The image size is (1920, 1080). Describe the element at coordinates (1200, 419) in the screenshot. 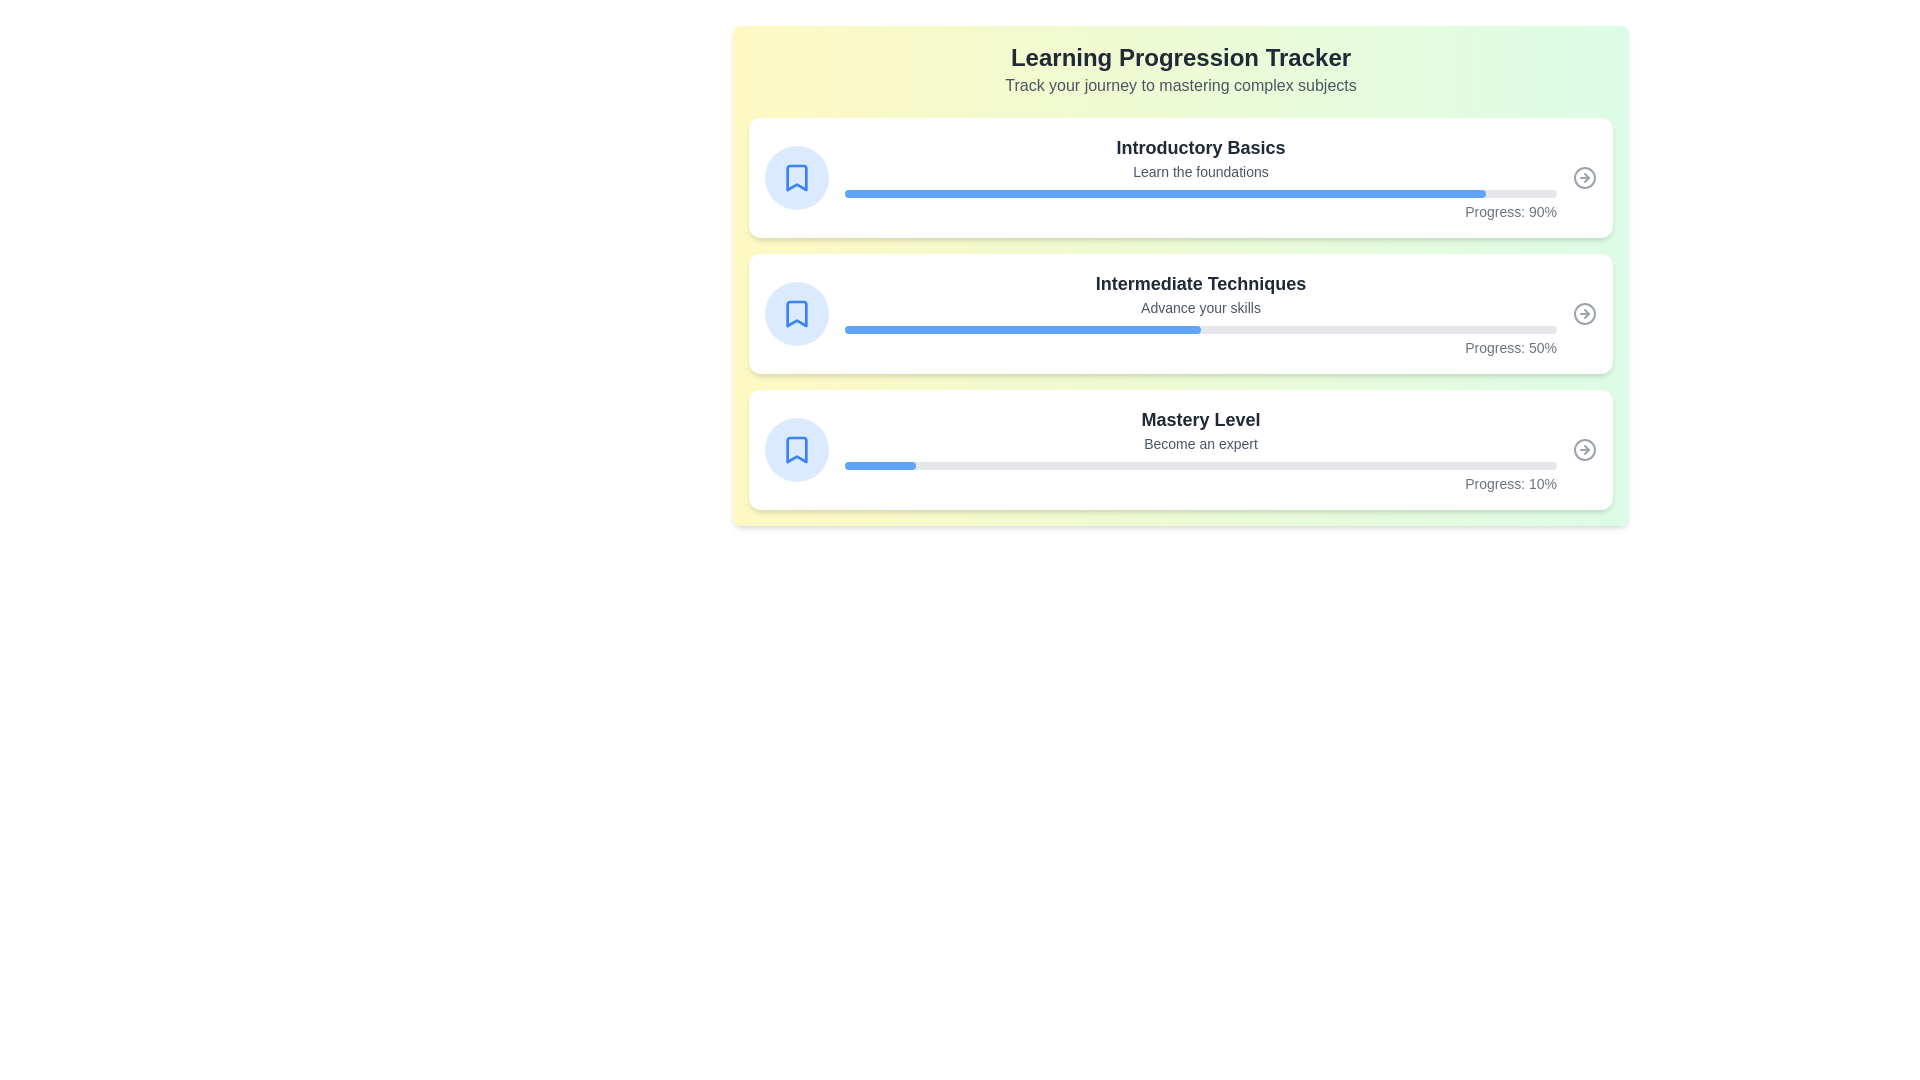

I see `the header Text Label that indicates the level or title for the progress-tracking block, positioned above the text 'Become an expert' and the progress bar in the third progress block` at that location.